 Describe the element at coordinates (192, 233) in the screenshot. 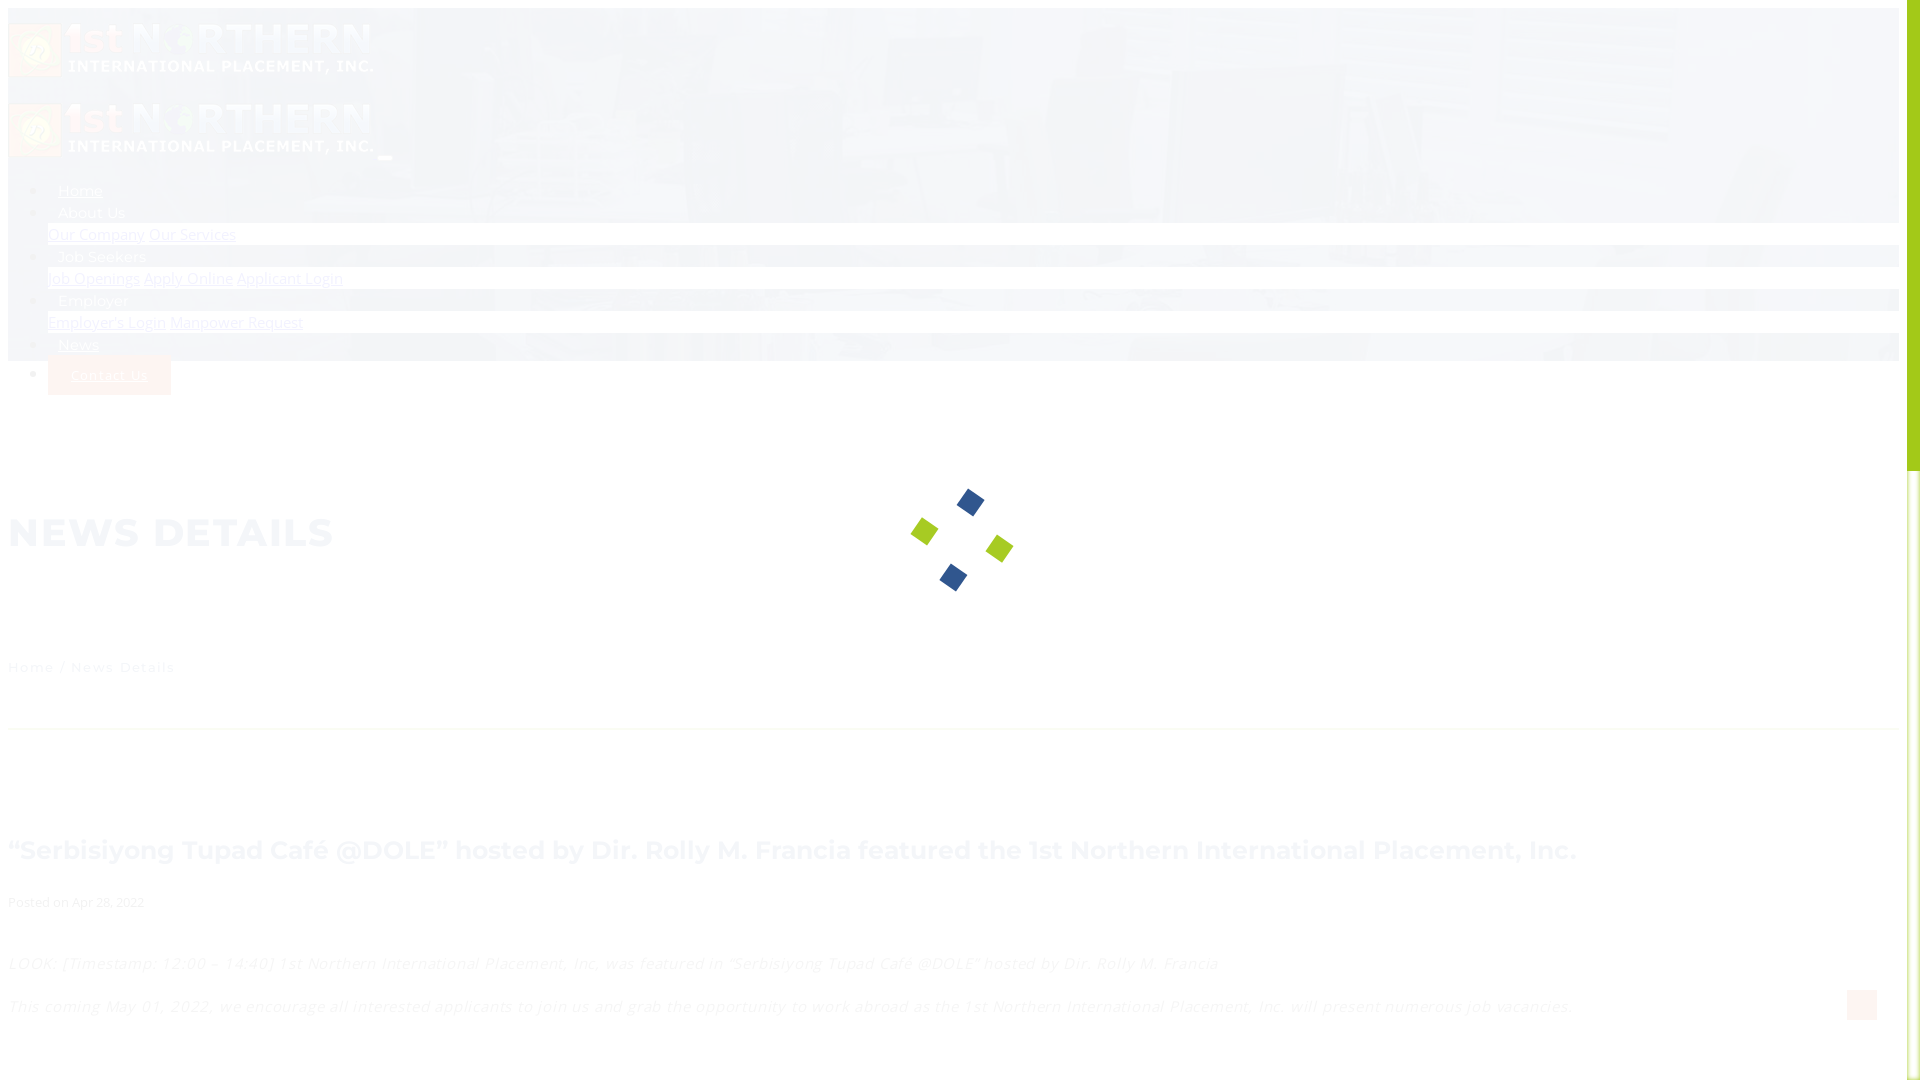

I see `'Our Services'` at that location.